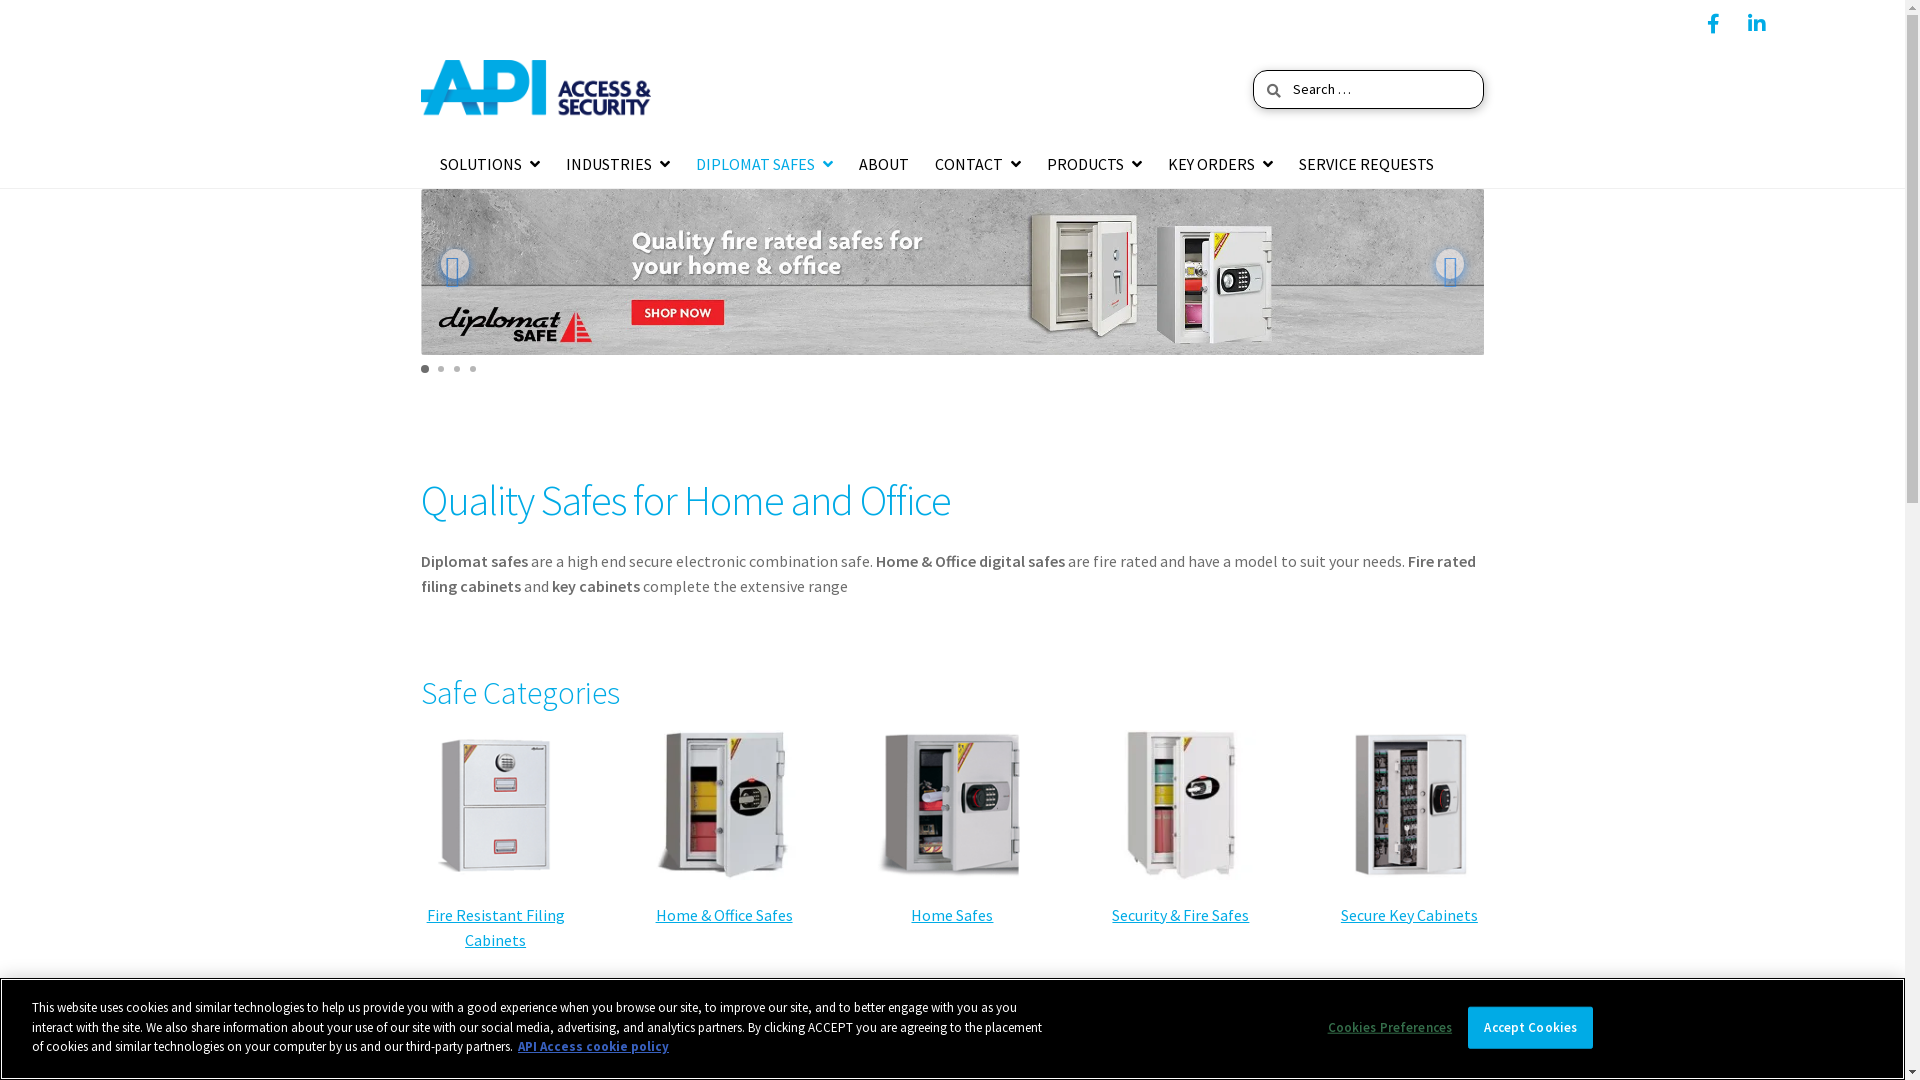 Image resolution: width=1920 pixels, height=1080 pixels. What do you see at coordinates (616, 164) in the screenshot?
I see `'INDUSTRIES'` at bounding box center [616, 164].